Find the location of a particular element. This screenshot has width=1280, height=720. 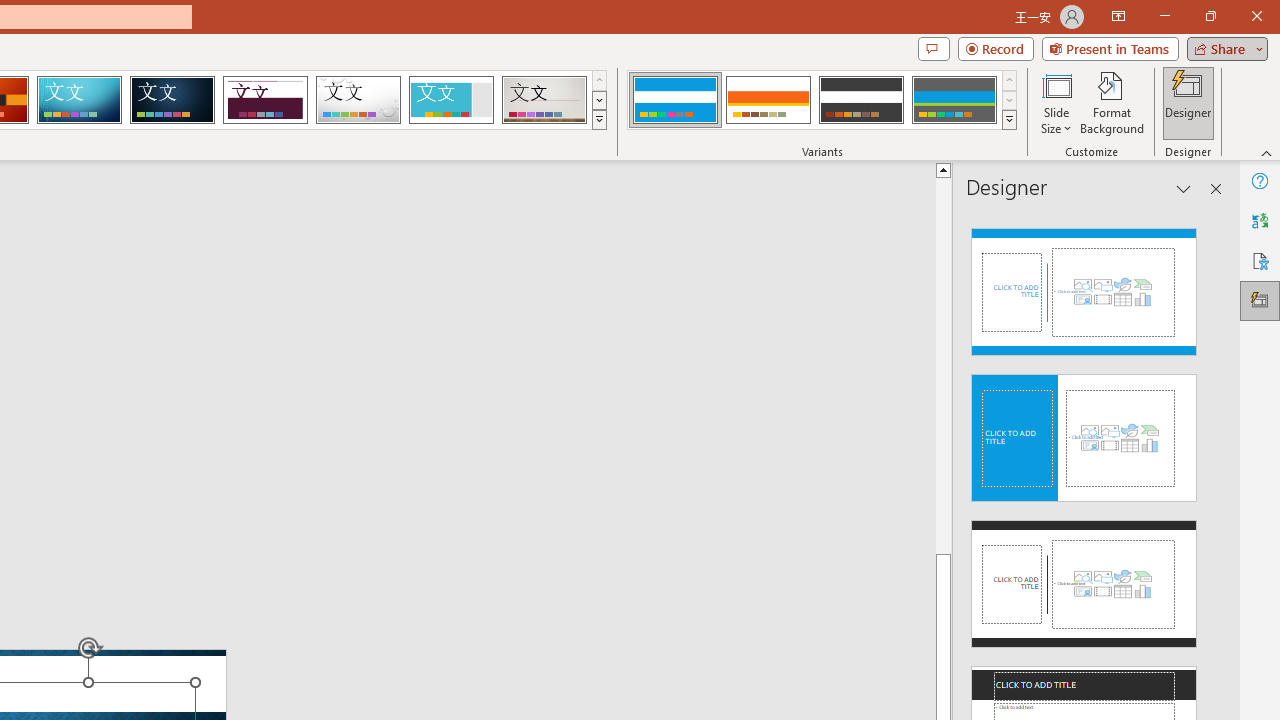

'Frame' is located at coordinates (450, 100).